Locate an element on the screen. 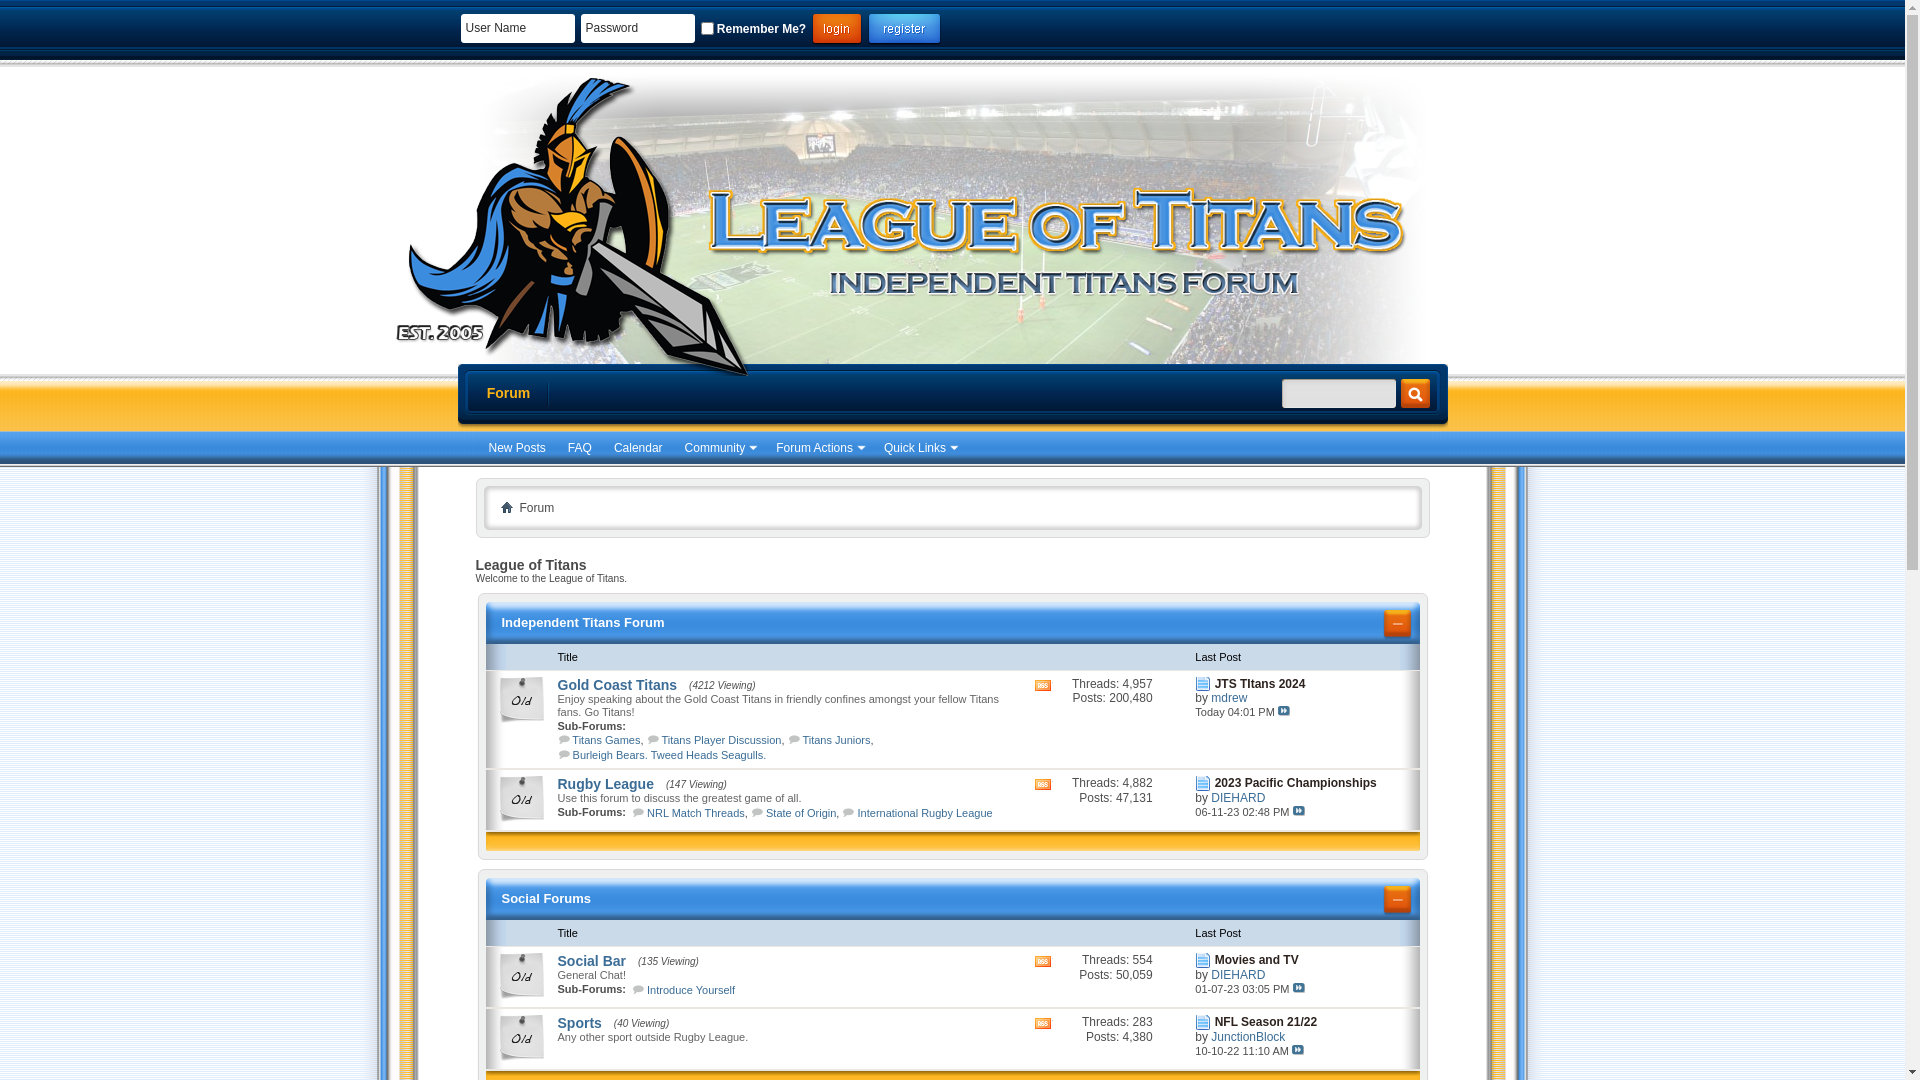  'Independent Titans Forum' is located at coordinates (582, 621).